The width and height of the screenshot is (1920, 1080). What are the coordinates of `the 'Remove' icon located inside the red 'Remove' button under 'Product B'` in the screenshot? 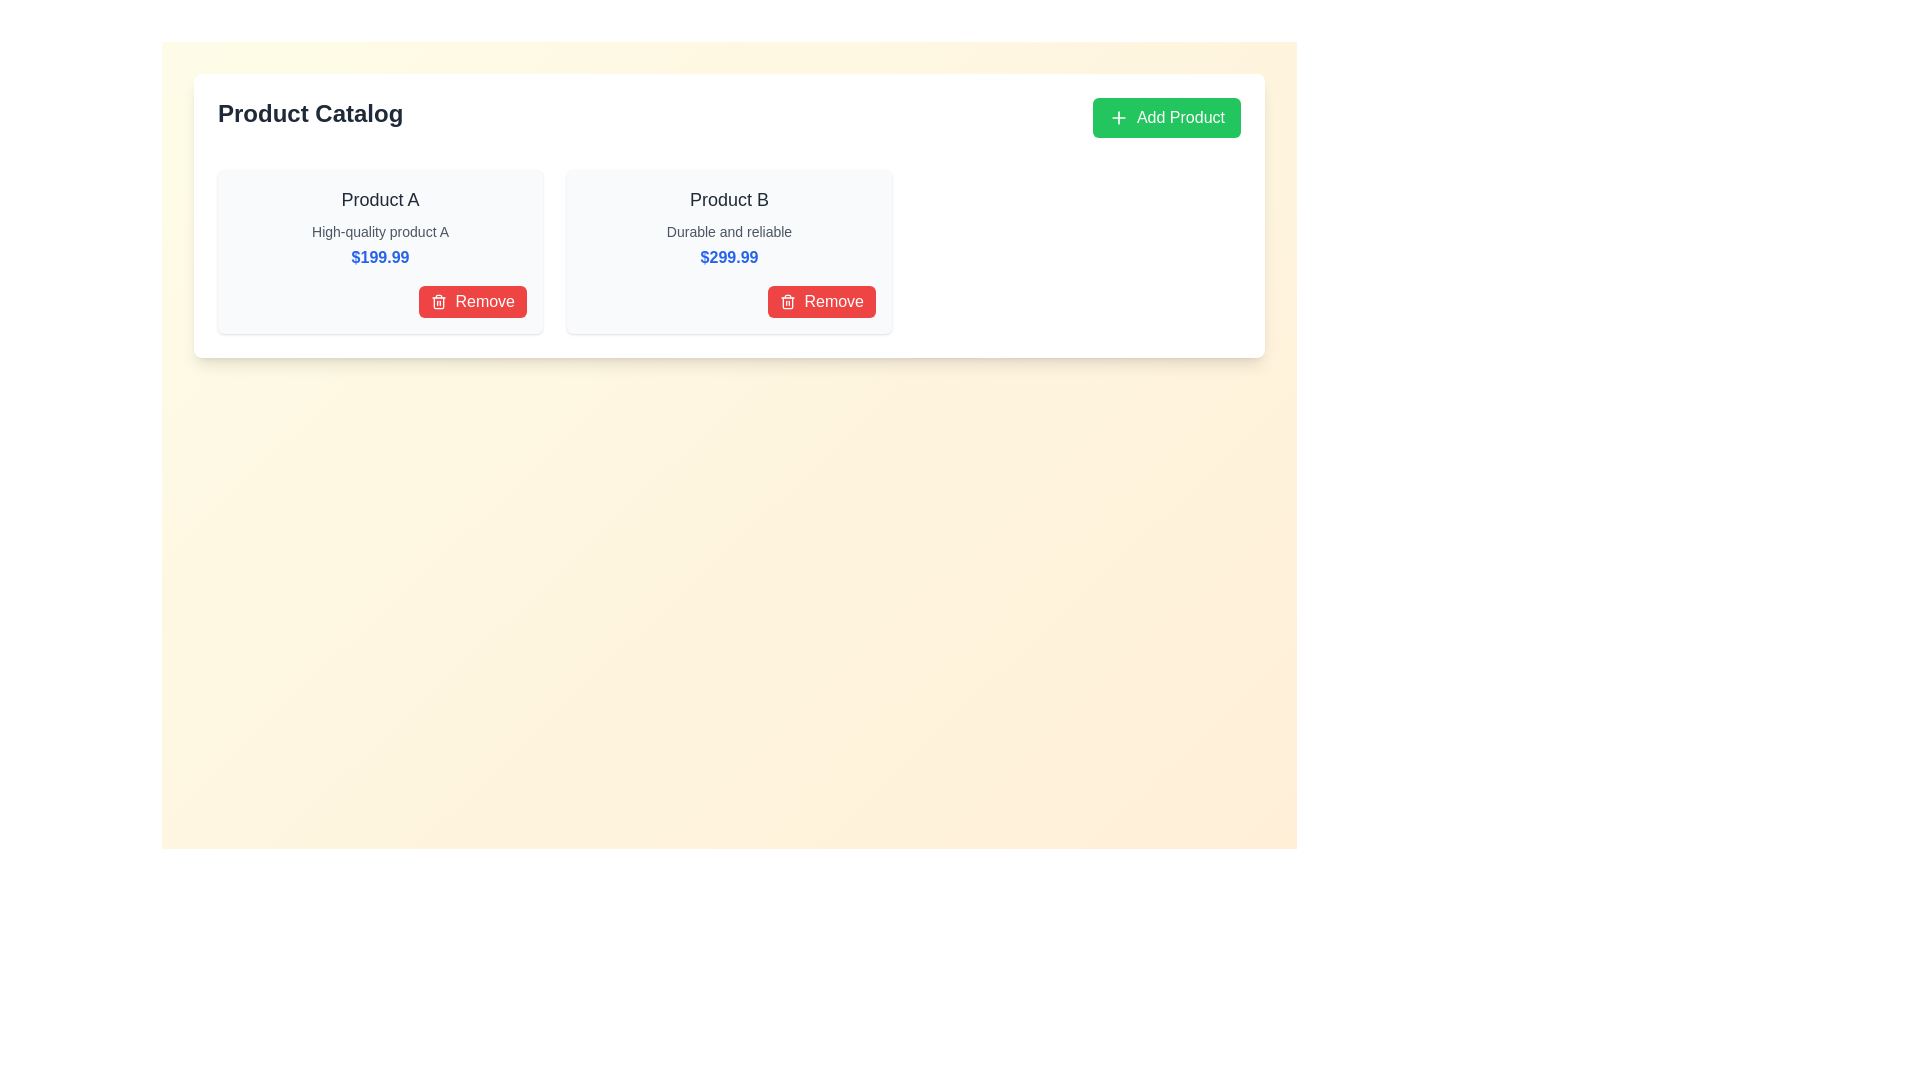 It's located at (787, 301).